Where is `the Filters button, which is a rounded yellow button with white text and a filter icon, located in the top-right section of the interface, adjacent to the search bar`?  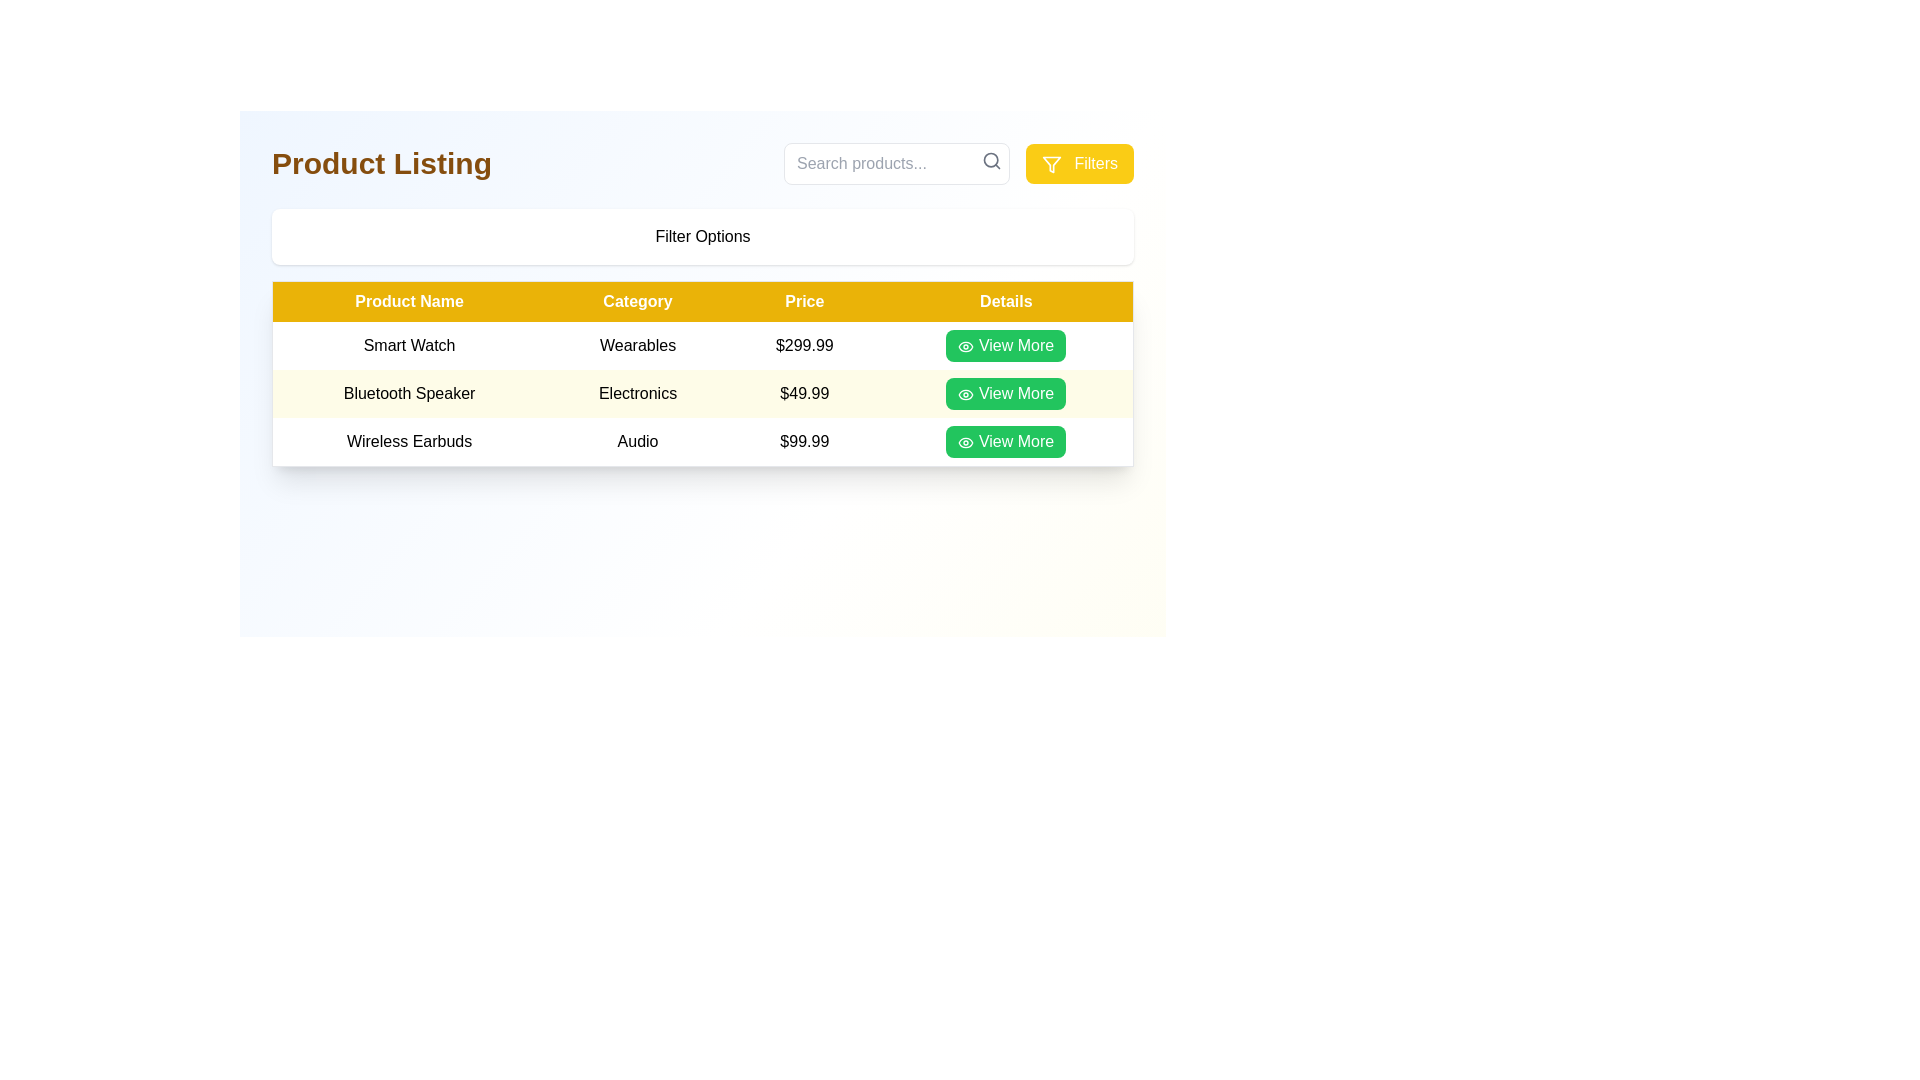 the Filters button, which is a rounded yellow button with white text and a filter icon, located in the top-right section of the interface, adjacent to the search bar is located at coordinates (1079, 163).